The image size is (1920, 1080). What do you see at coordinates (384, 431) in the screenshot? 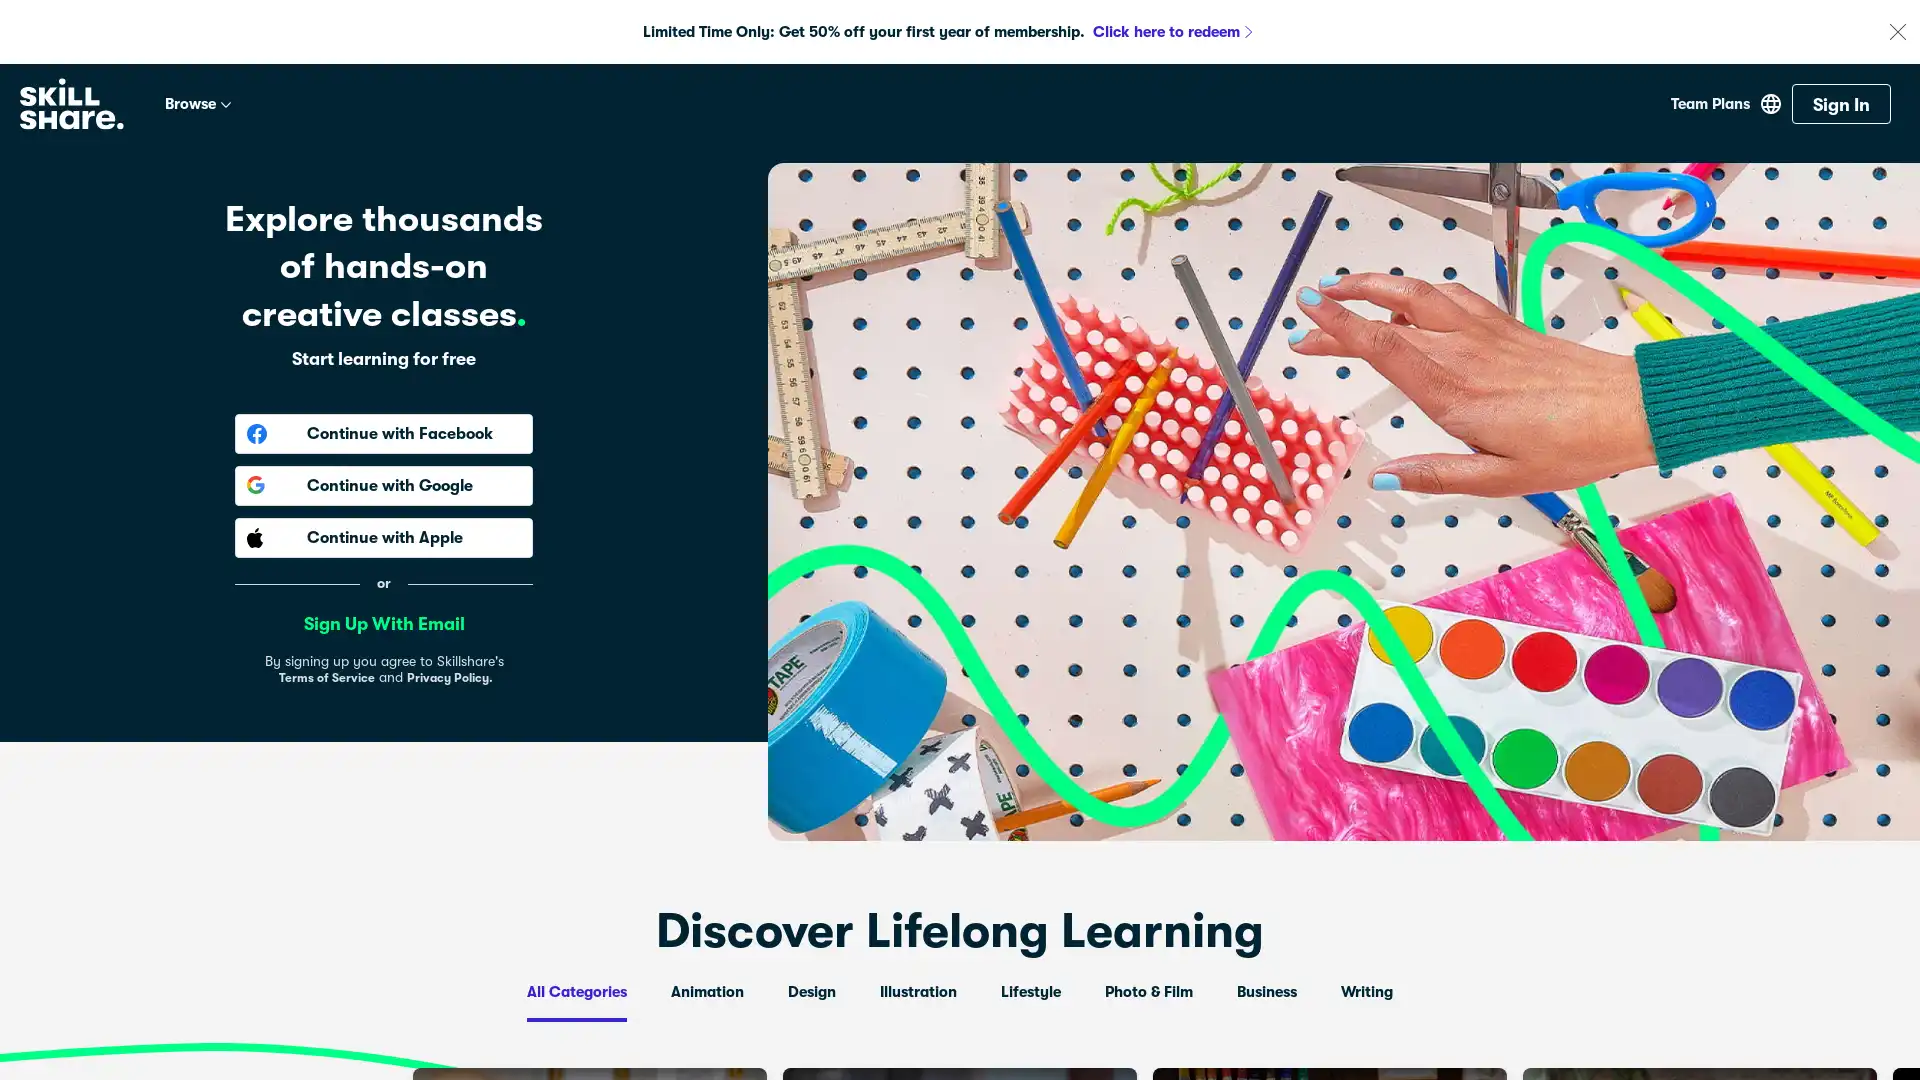
I see `Continue with Facebook` at bounding box center [384, 431].